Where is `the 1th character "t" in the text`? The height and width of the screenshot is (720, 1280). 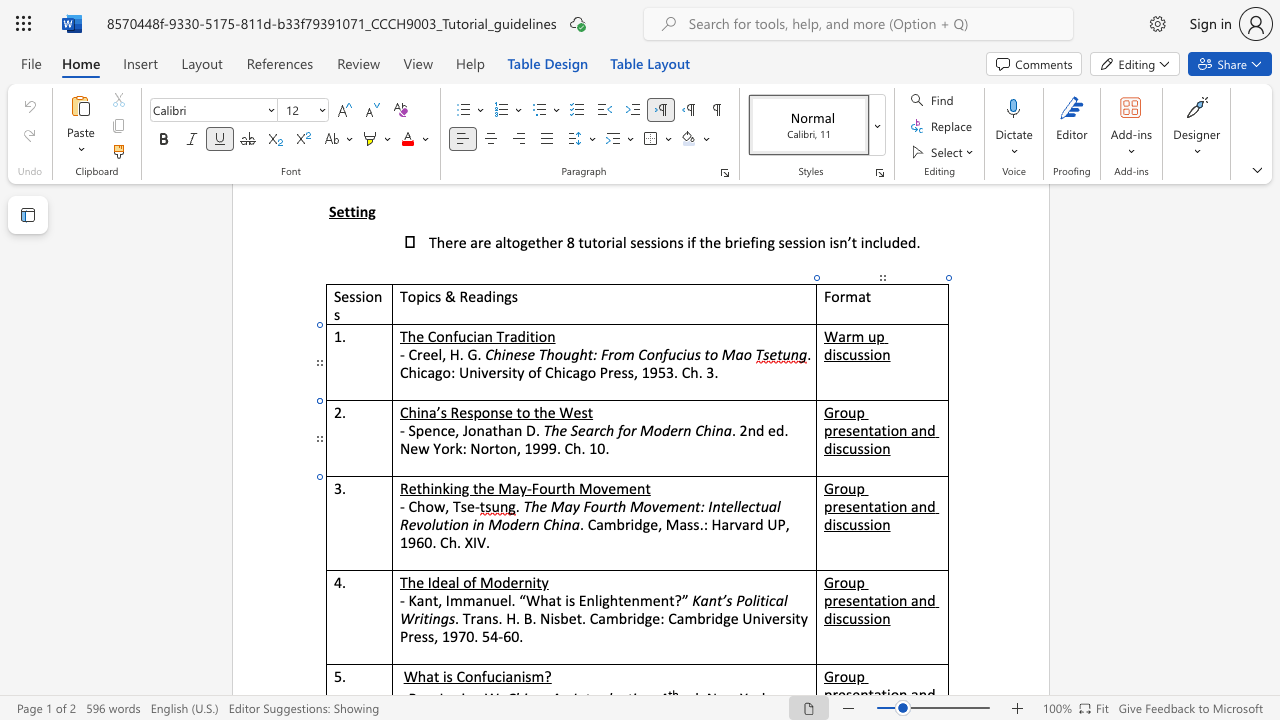
the 1th character "t" in the text is located at coordinates (418, 488).